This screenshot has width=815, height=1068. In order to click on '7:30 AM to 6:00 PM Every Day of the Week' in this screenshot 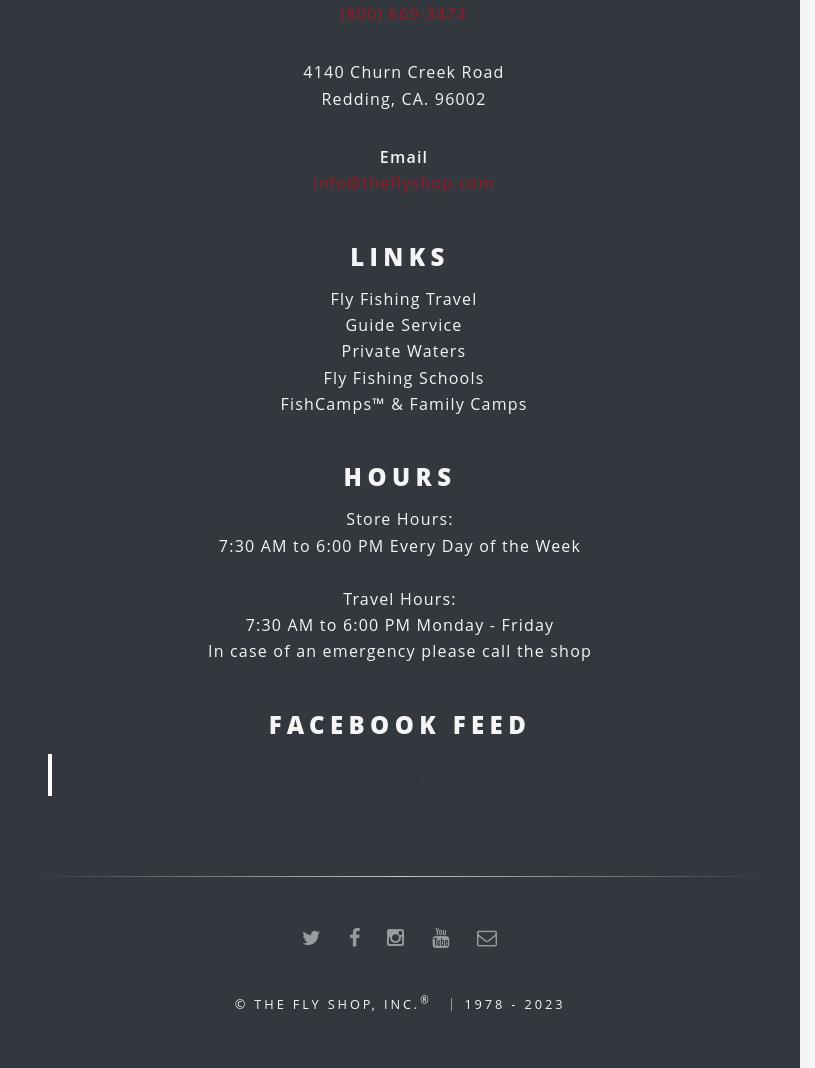, I will do `click(398, 544)`.